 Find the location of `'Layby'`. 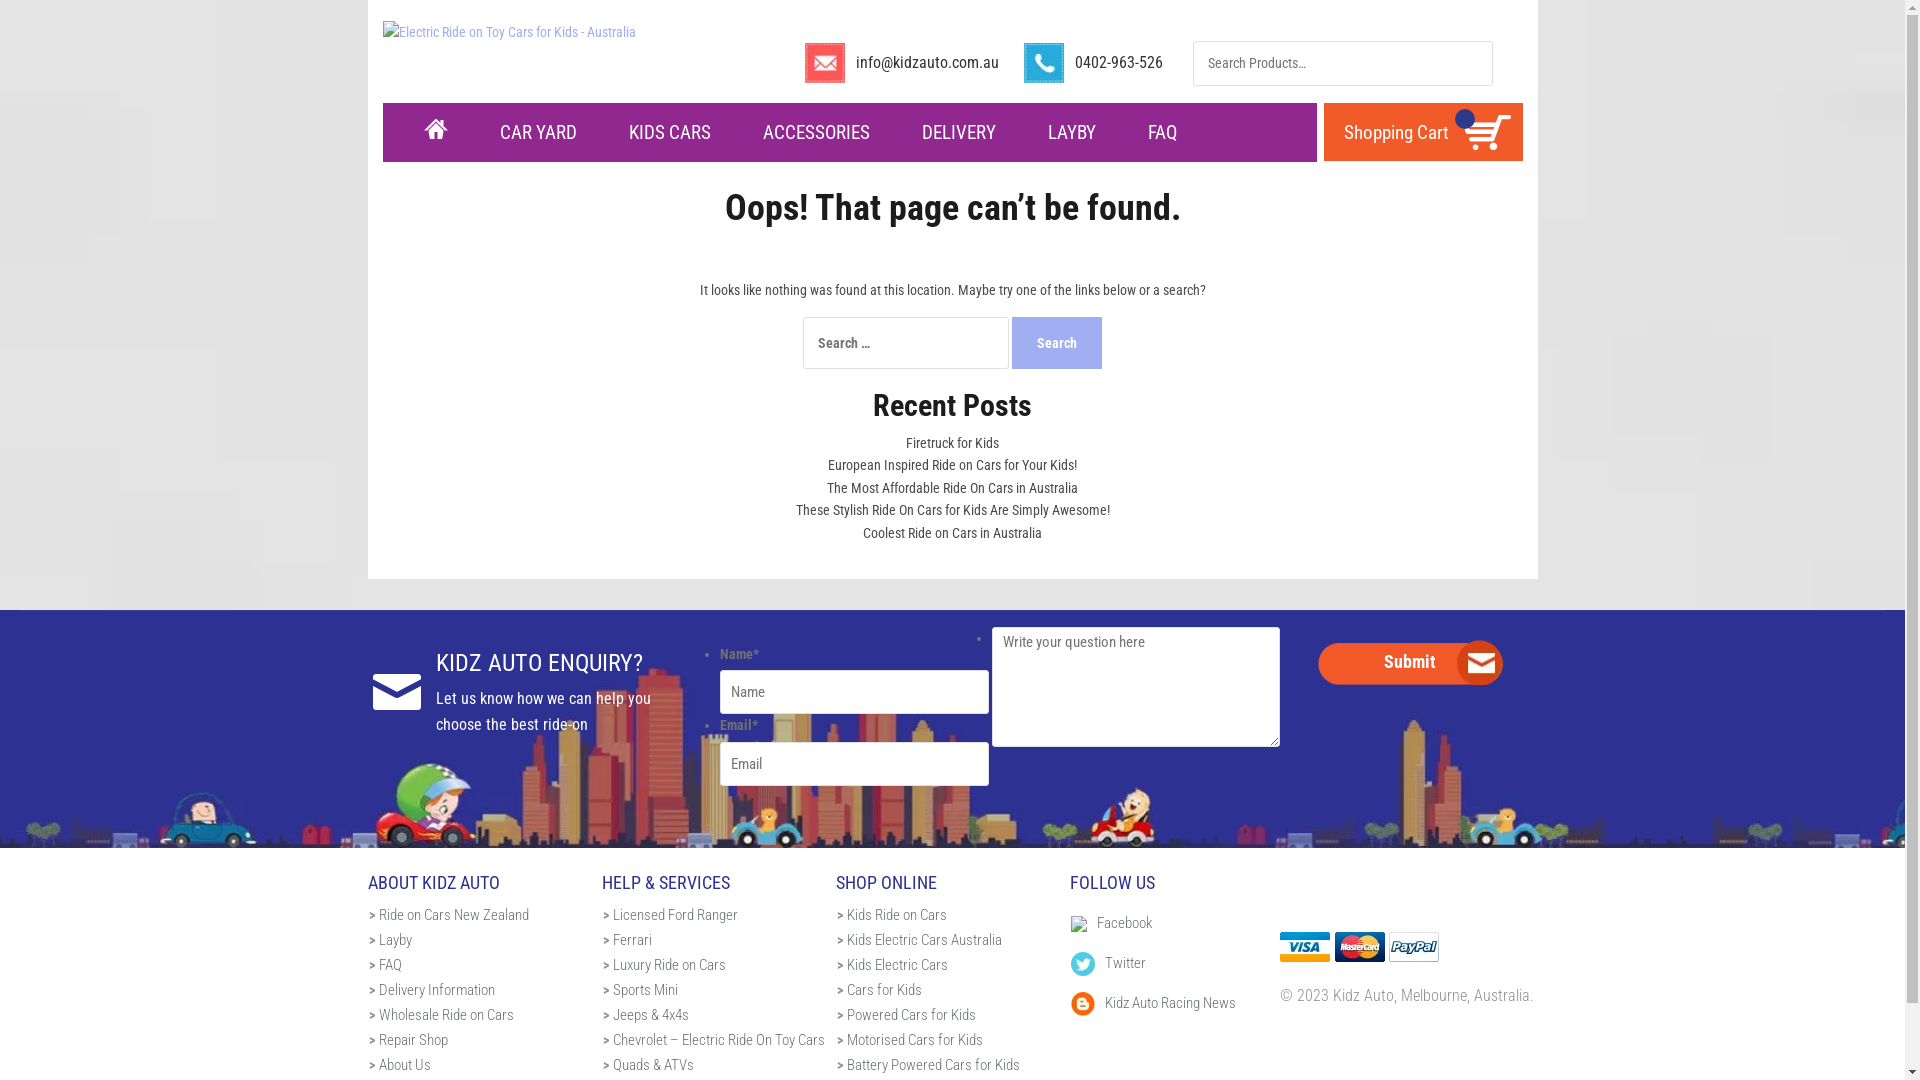

'Layby' is located at coordinates (394, 940).